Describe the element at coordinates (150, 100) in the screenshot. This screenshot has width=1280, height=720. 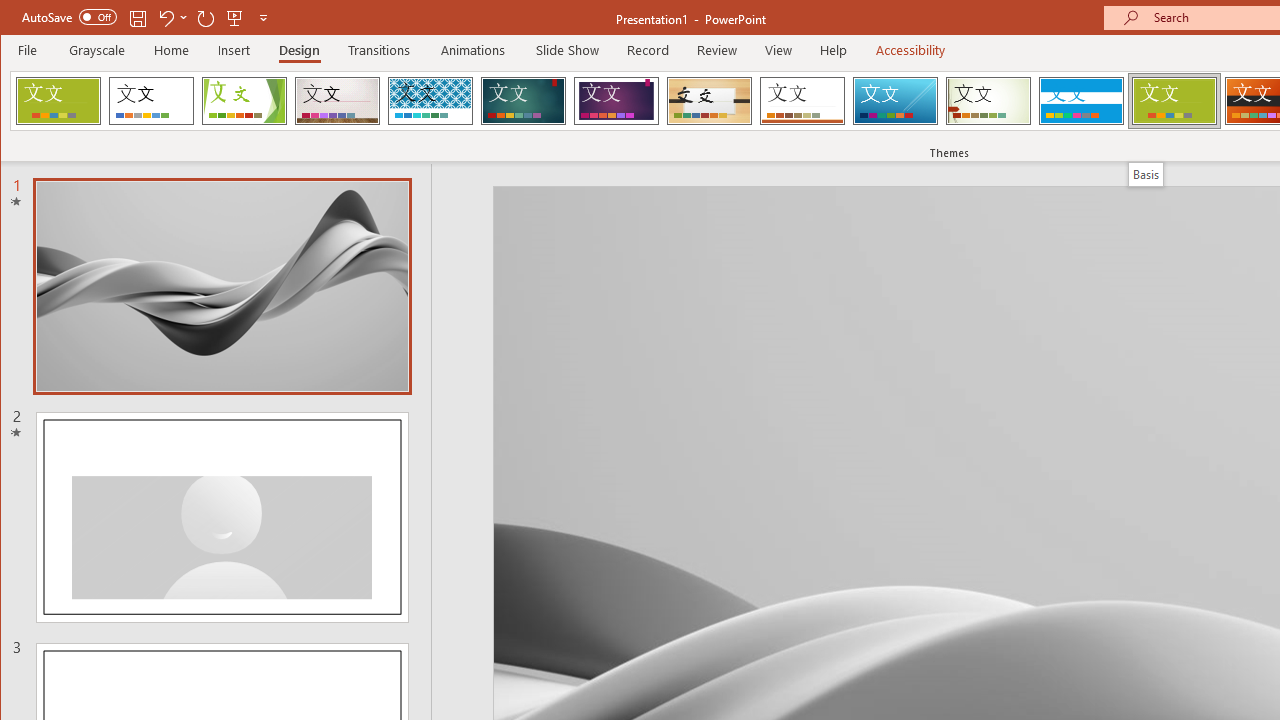
I see `'Office Theme'` at that location.